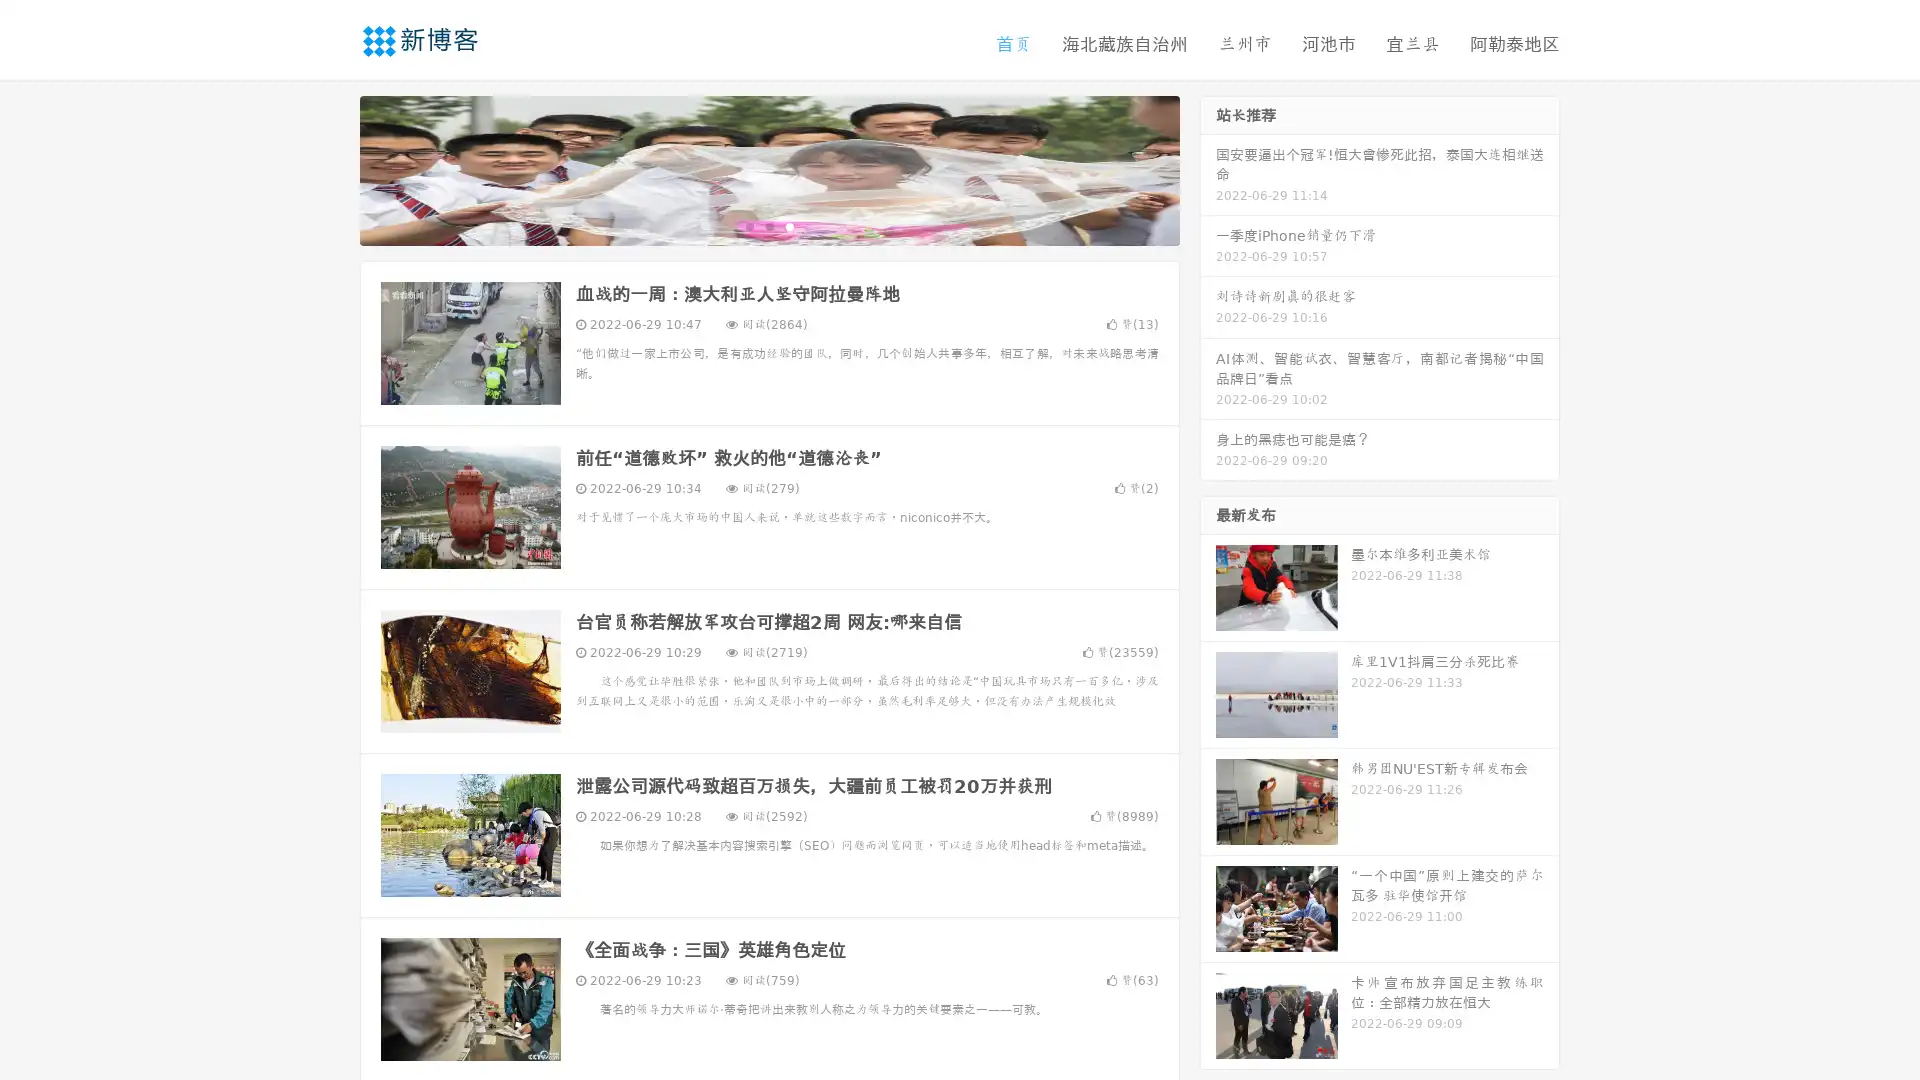 This screenshot has height=1080, width=1920. What do you see at coordinates (748, 225) in the screenshot?
I see `Go to slide 1` at bounding box center [748, 225].